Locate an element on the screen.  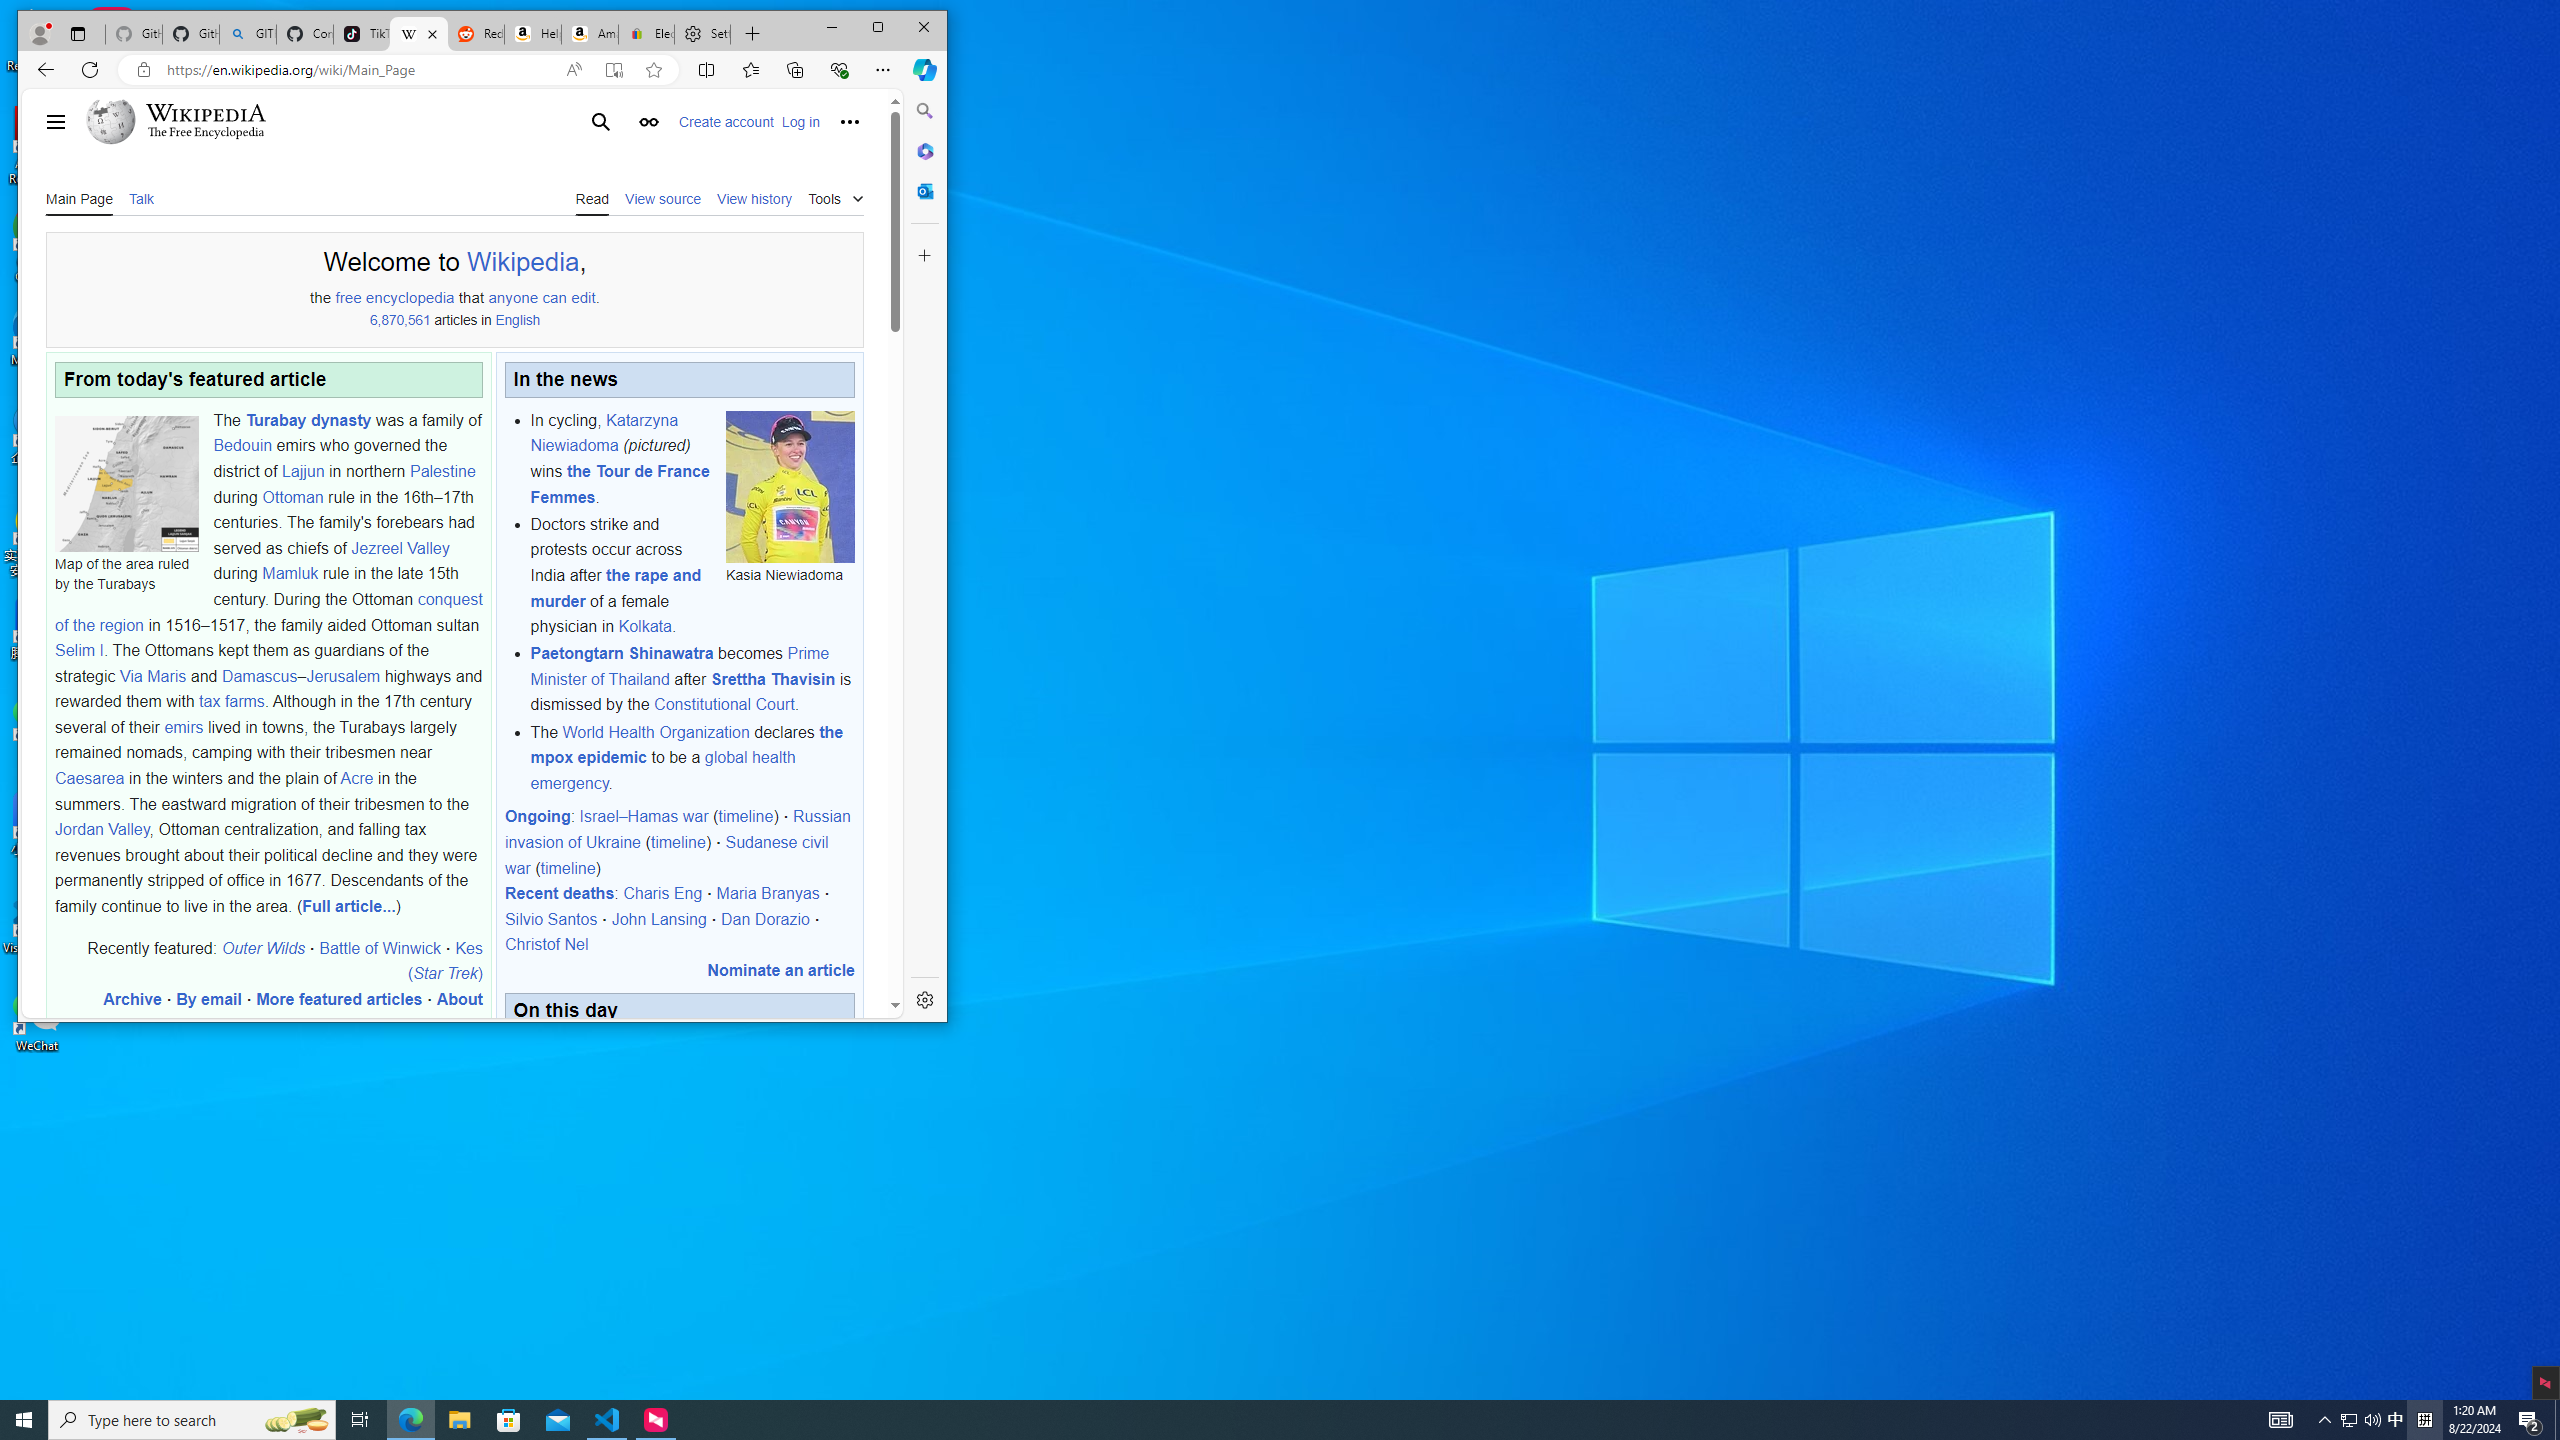
'World Health Organization' is located at coordinates (656, 731).